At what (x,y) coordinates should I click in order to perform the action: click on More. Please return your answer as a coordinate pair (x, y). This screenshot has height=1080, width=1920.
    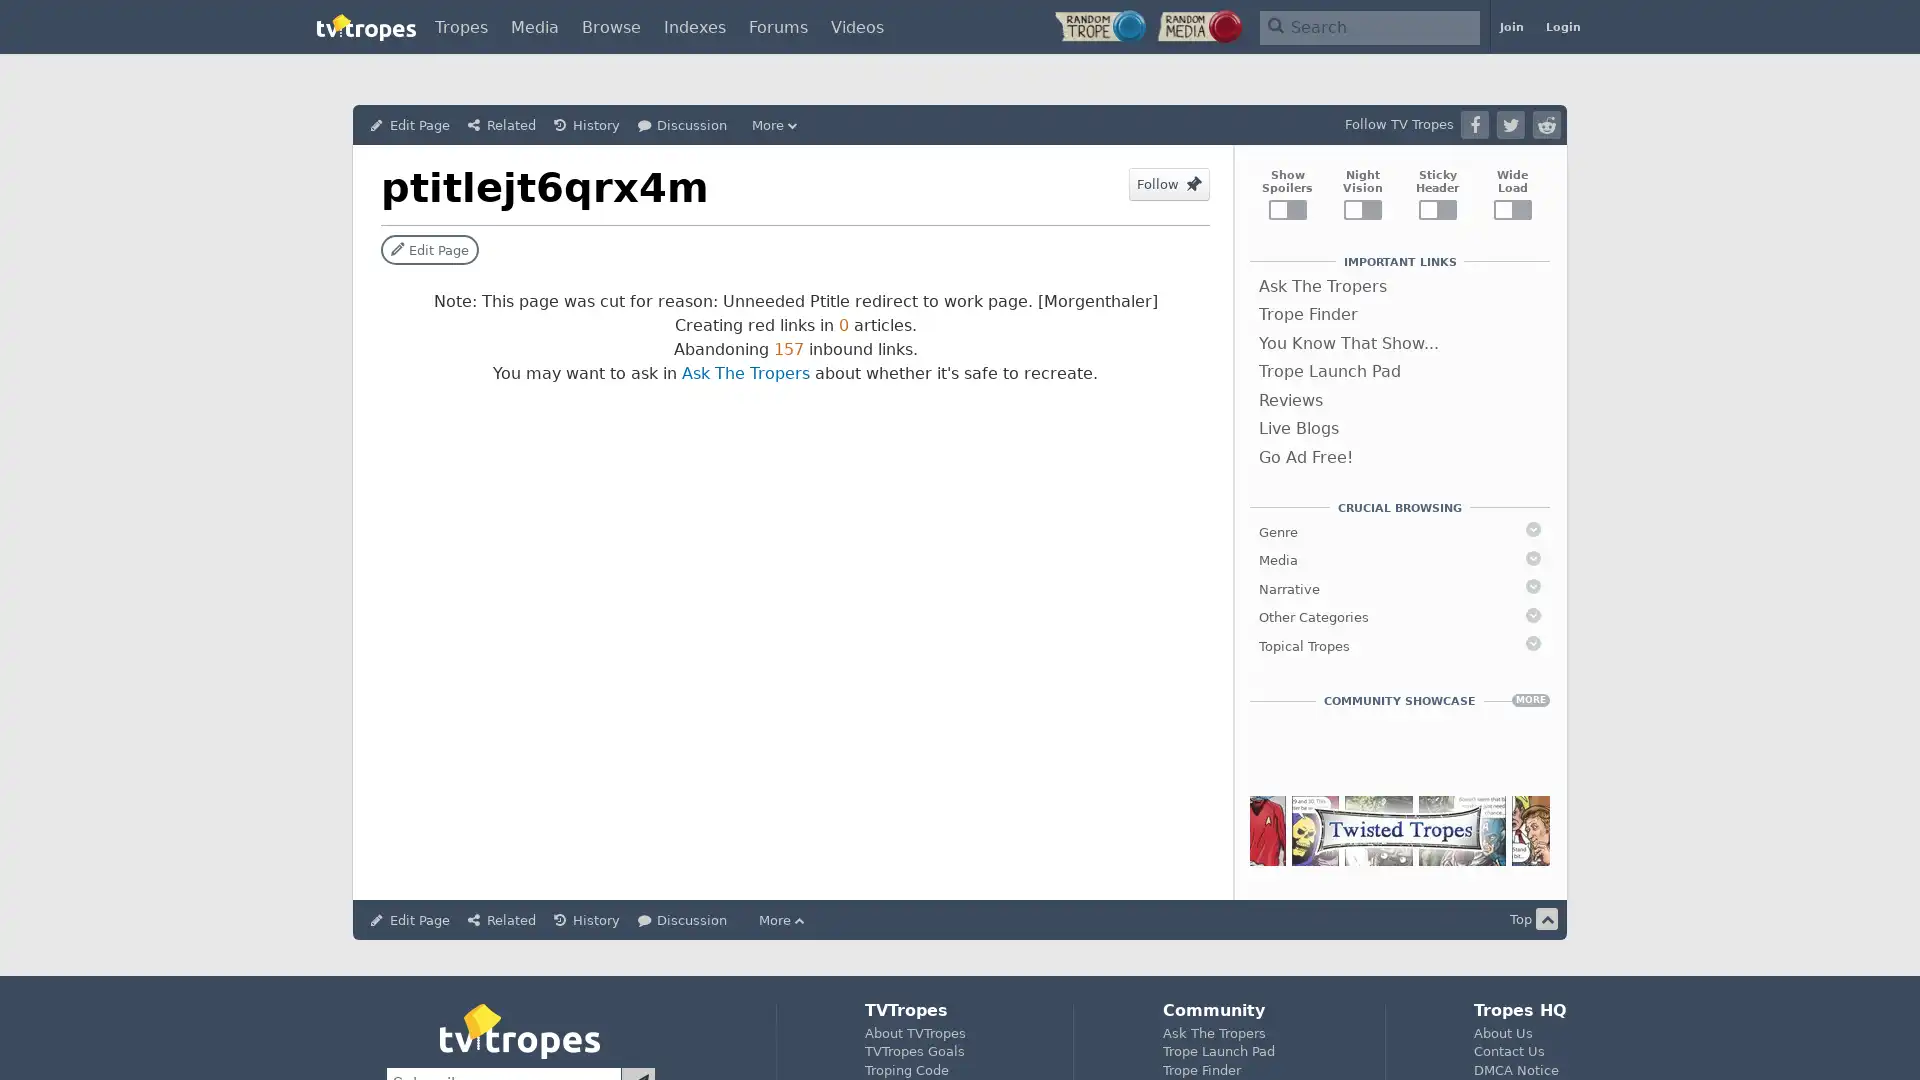
    Looking at the image, I should click on (776, 124).